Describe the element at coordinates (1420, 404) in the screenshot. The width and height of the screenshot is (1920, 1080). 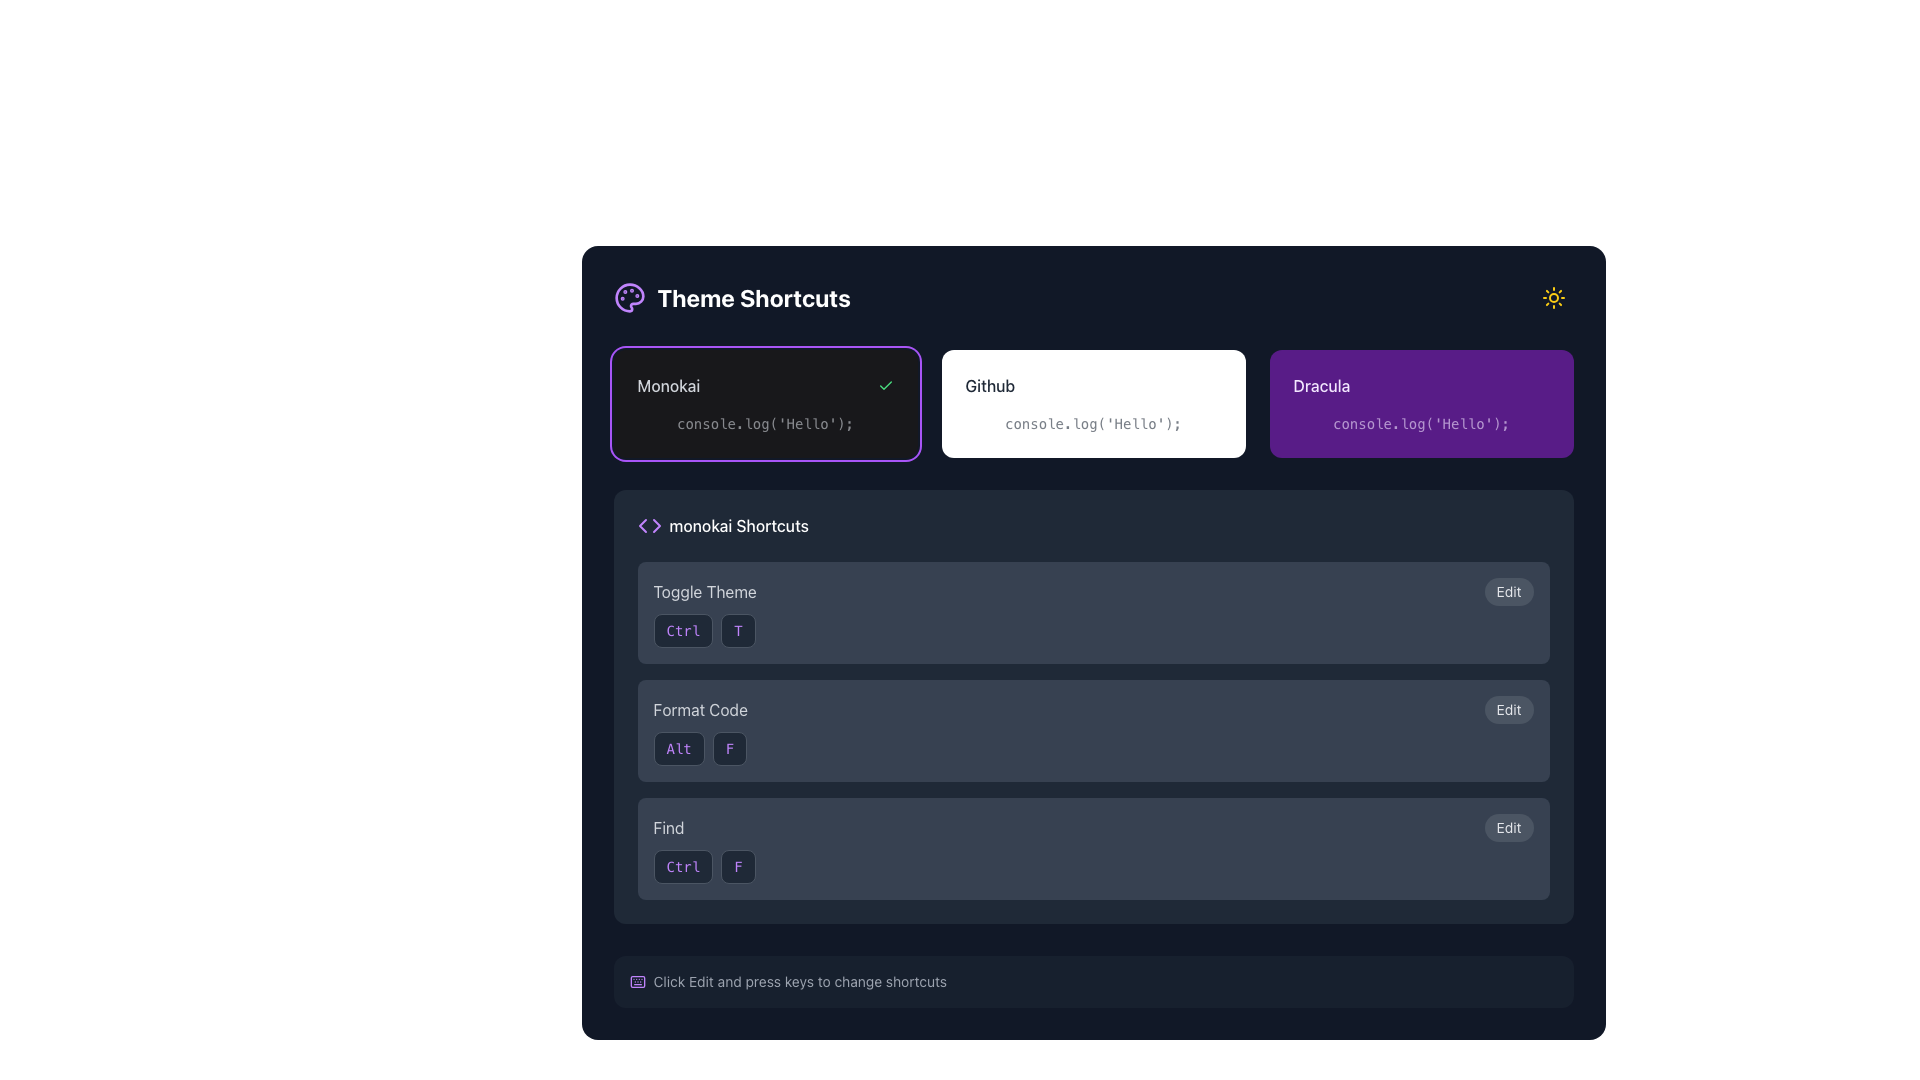
I see `the 'Dracula' selectable card, which is the rightmost card in a grid of three options` at that location.